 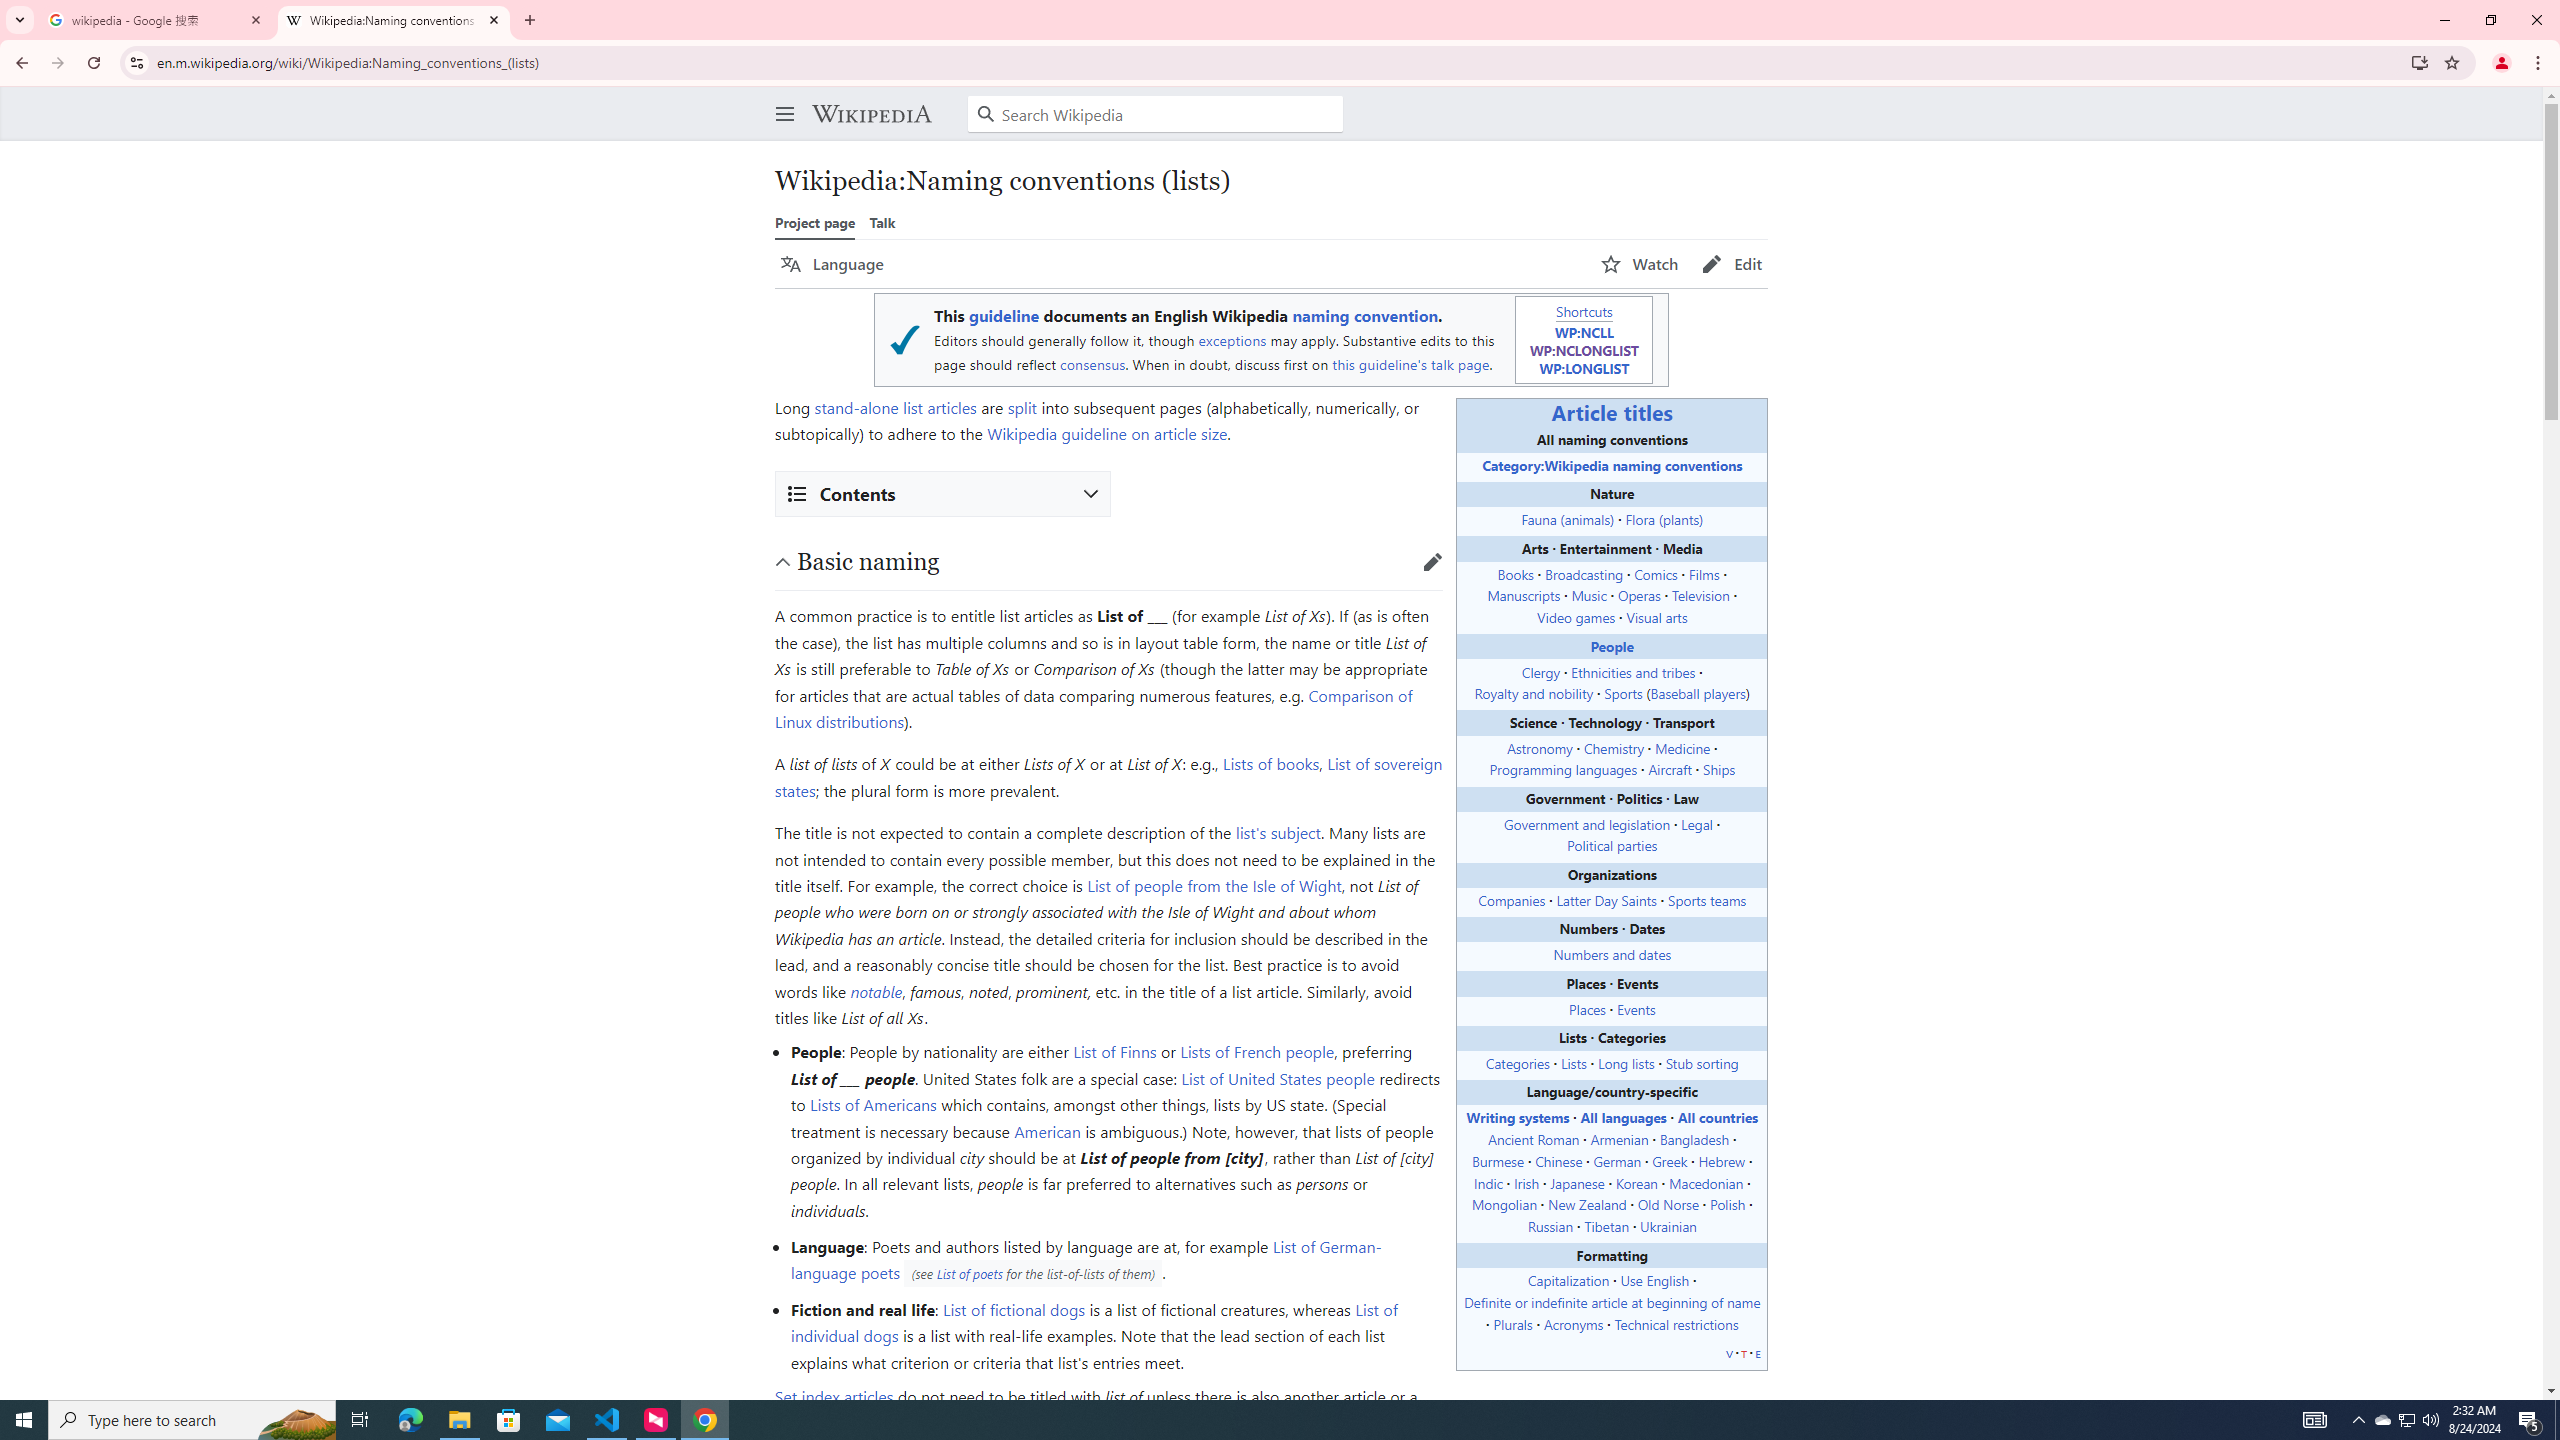 What do you see at coordinates (1611, 746) in the screenshot?
I see `'Chemistry'` at bounding box center [1611, 746].